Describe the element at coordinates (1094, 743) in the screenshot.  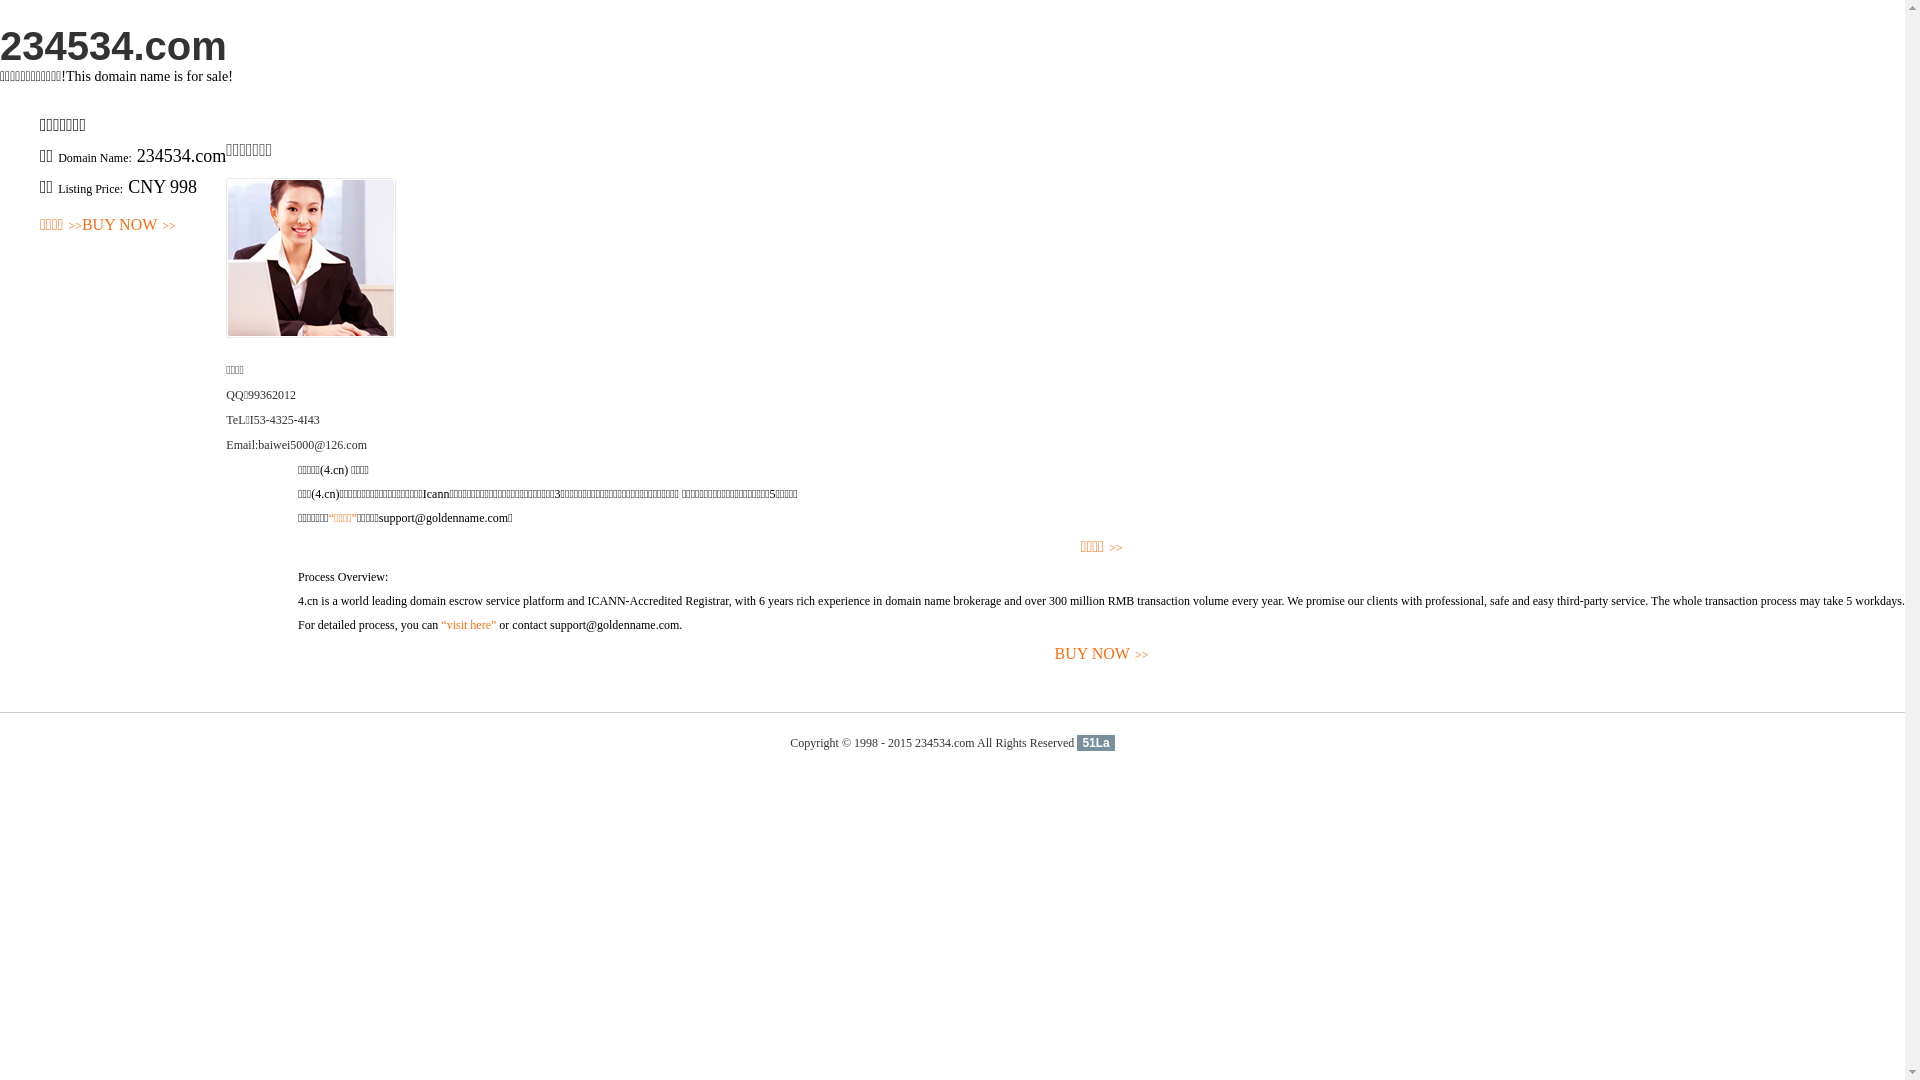
I see `'51La'` at that location.